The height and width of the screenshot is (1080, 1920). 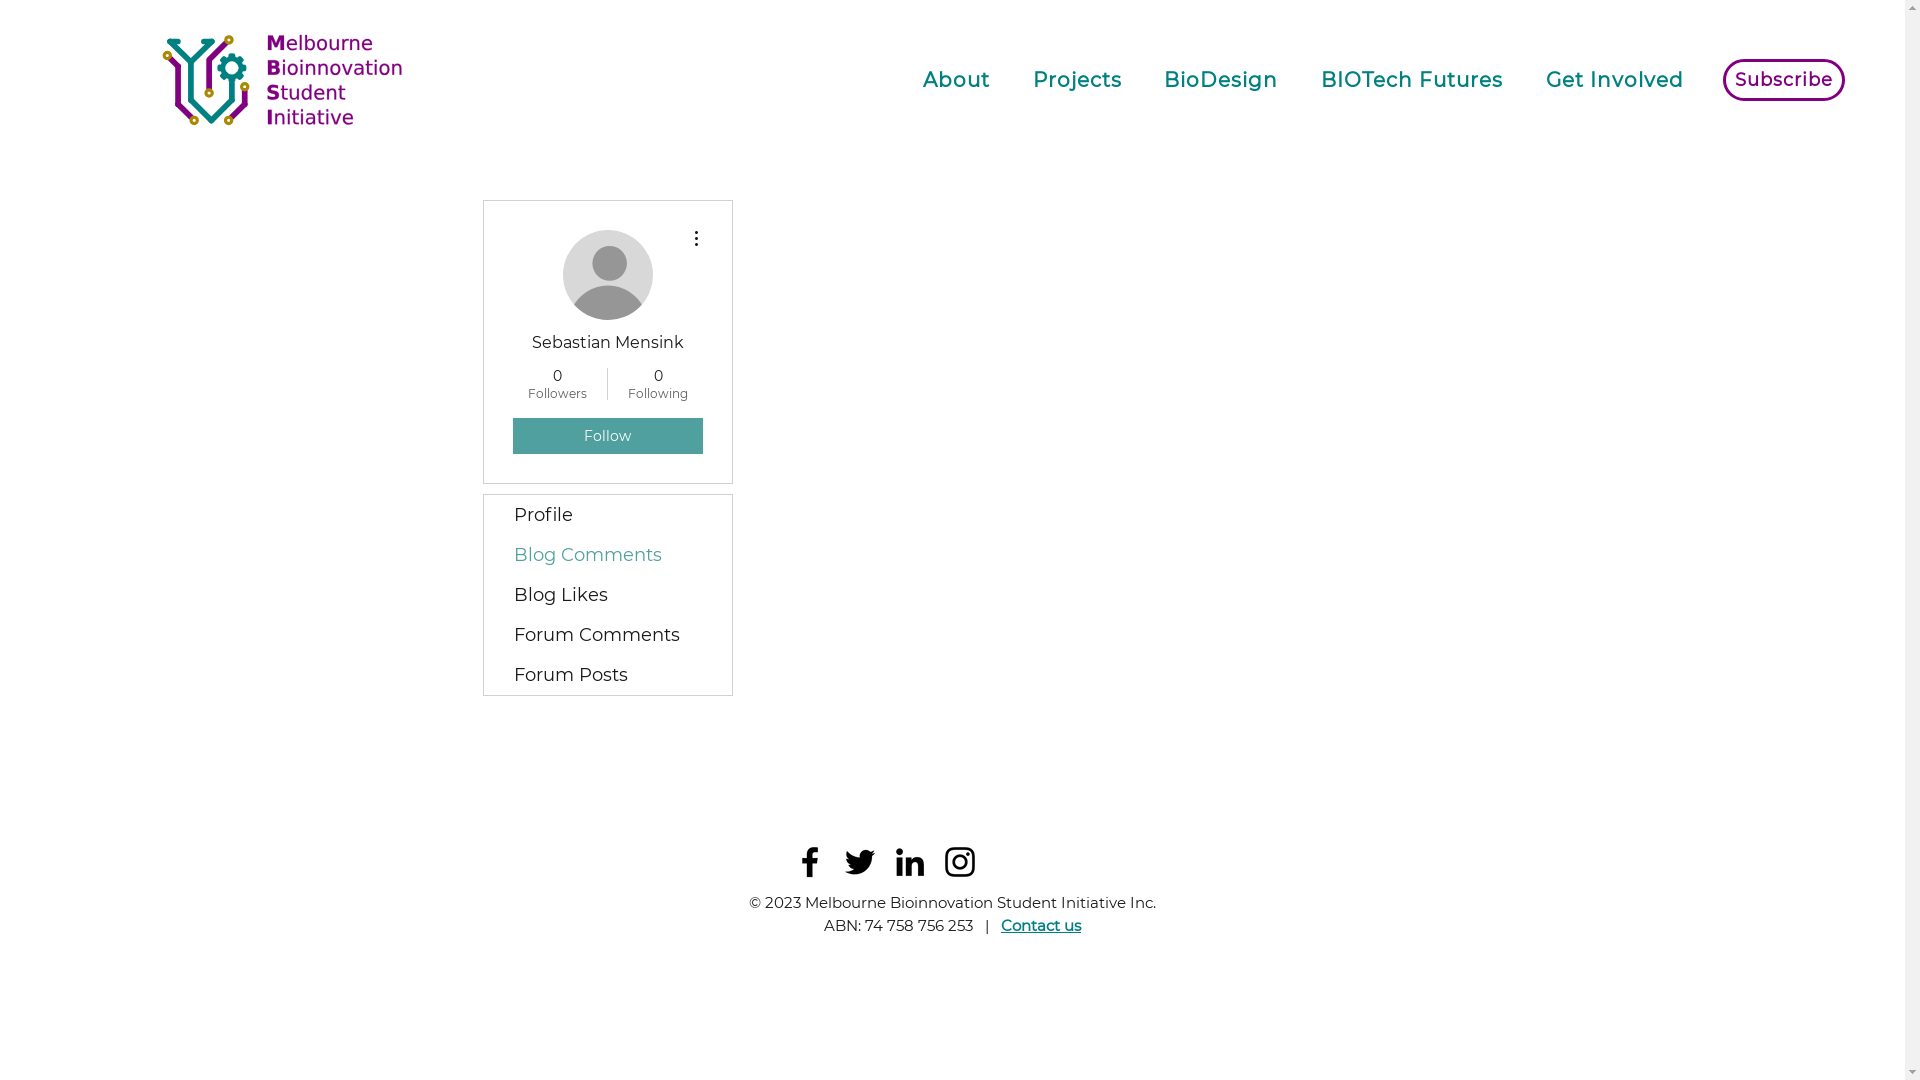 What do you see at coordinates (607, 514) in the screenshot?
I see `'Profile'` at bounding box center [607, 514].